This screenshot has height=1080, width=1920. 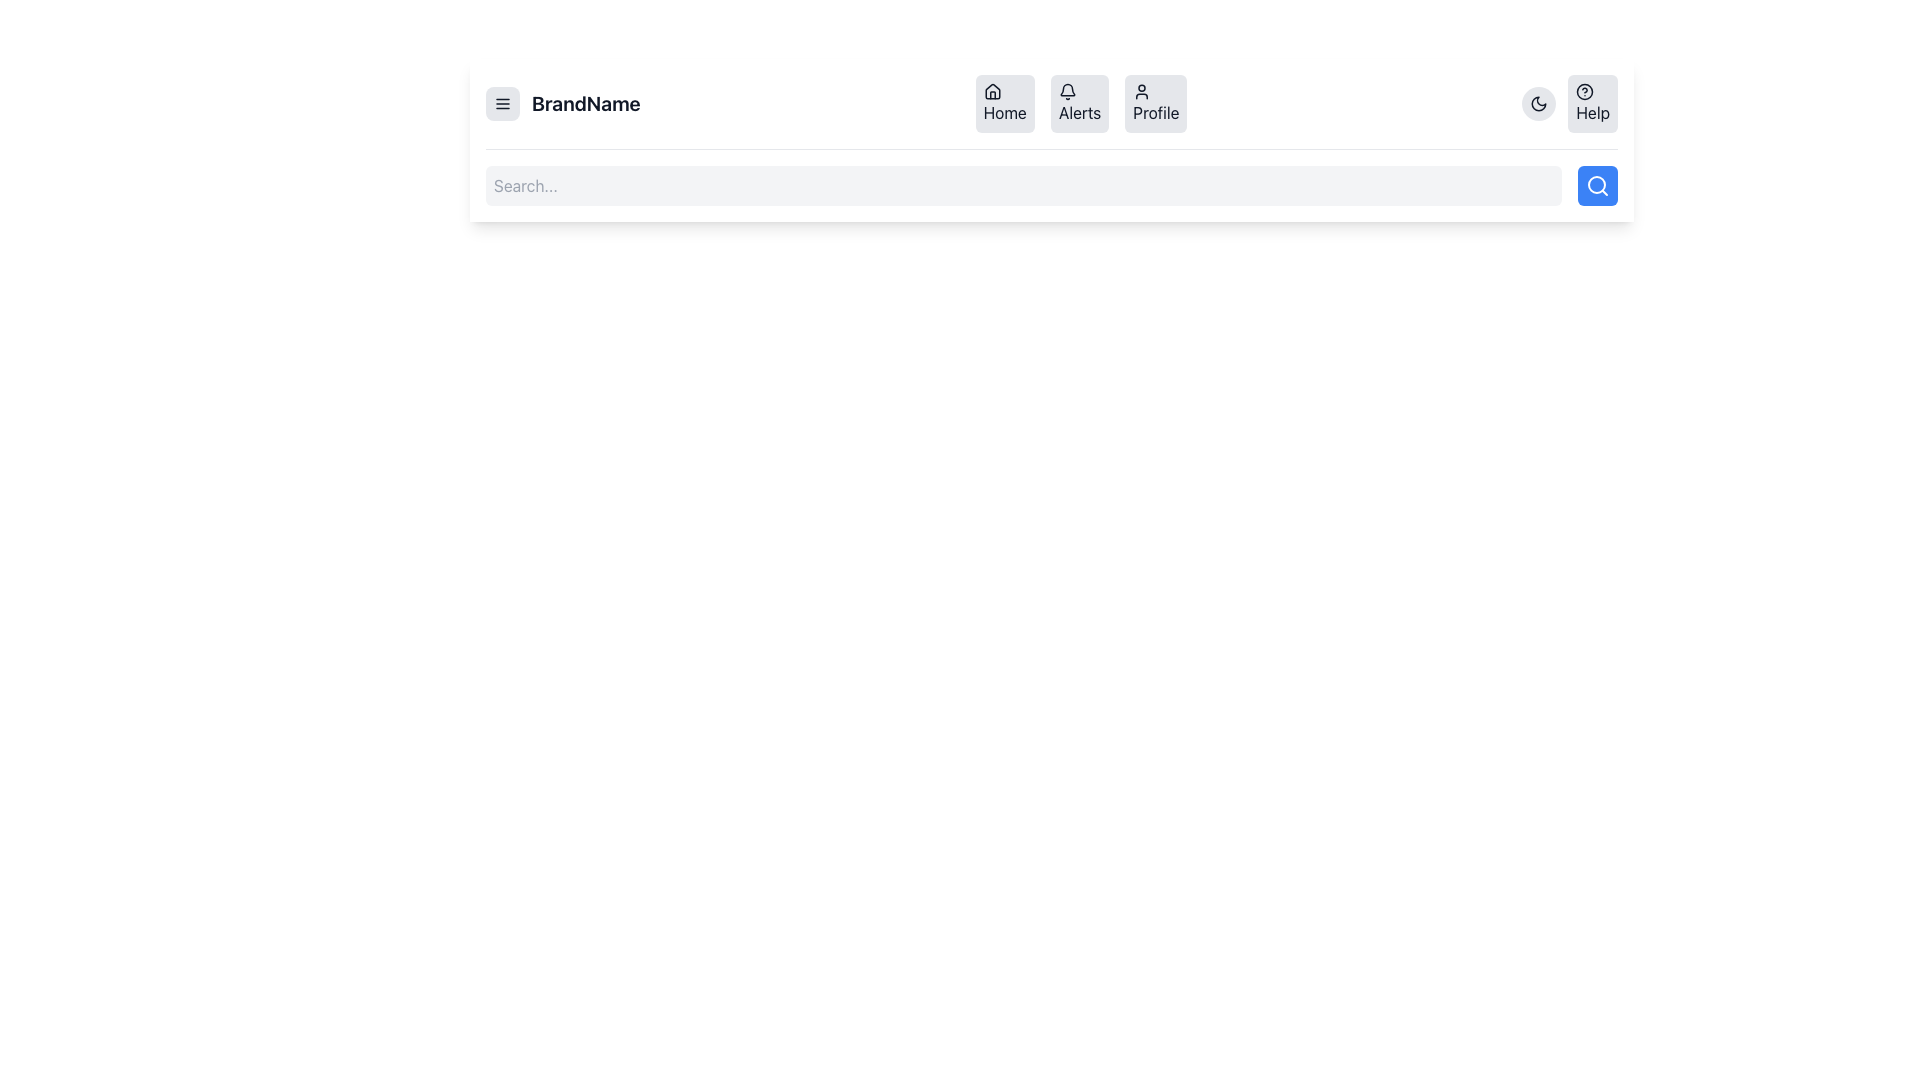 I want to click on the circular component of the magnifying glass search icon located at the far right of the navigation bar, so click(x=1596, y=185).